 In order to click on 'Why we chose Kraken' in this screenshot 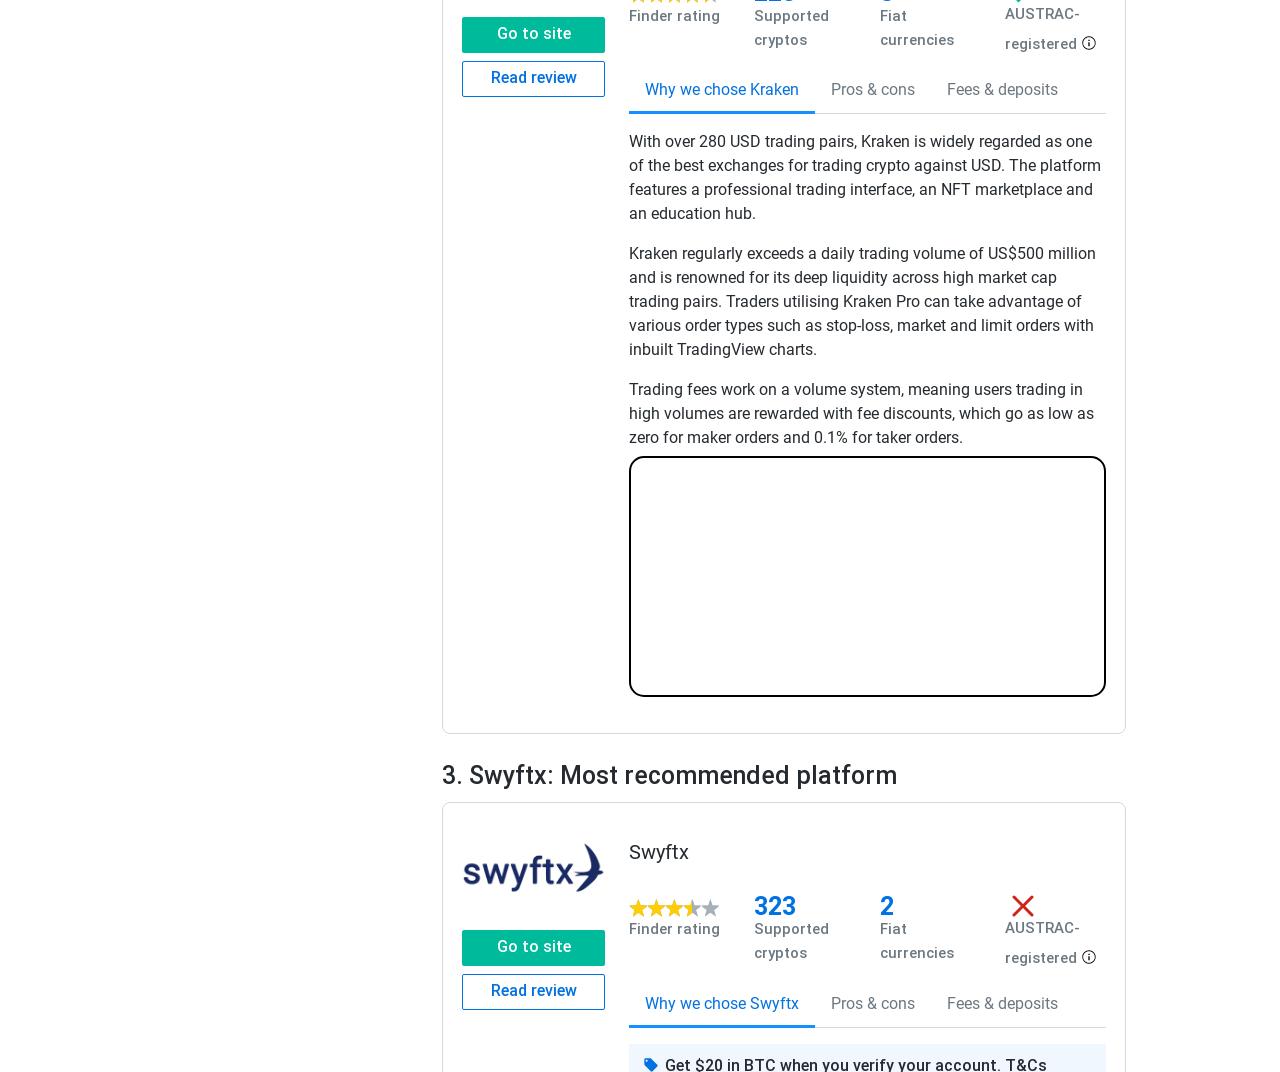, I will do `click(721, 89)`.